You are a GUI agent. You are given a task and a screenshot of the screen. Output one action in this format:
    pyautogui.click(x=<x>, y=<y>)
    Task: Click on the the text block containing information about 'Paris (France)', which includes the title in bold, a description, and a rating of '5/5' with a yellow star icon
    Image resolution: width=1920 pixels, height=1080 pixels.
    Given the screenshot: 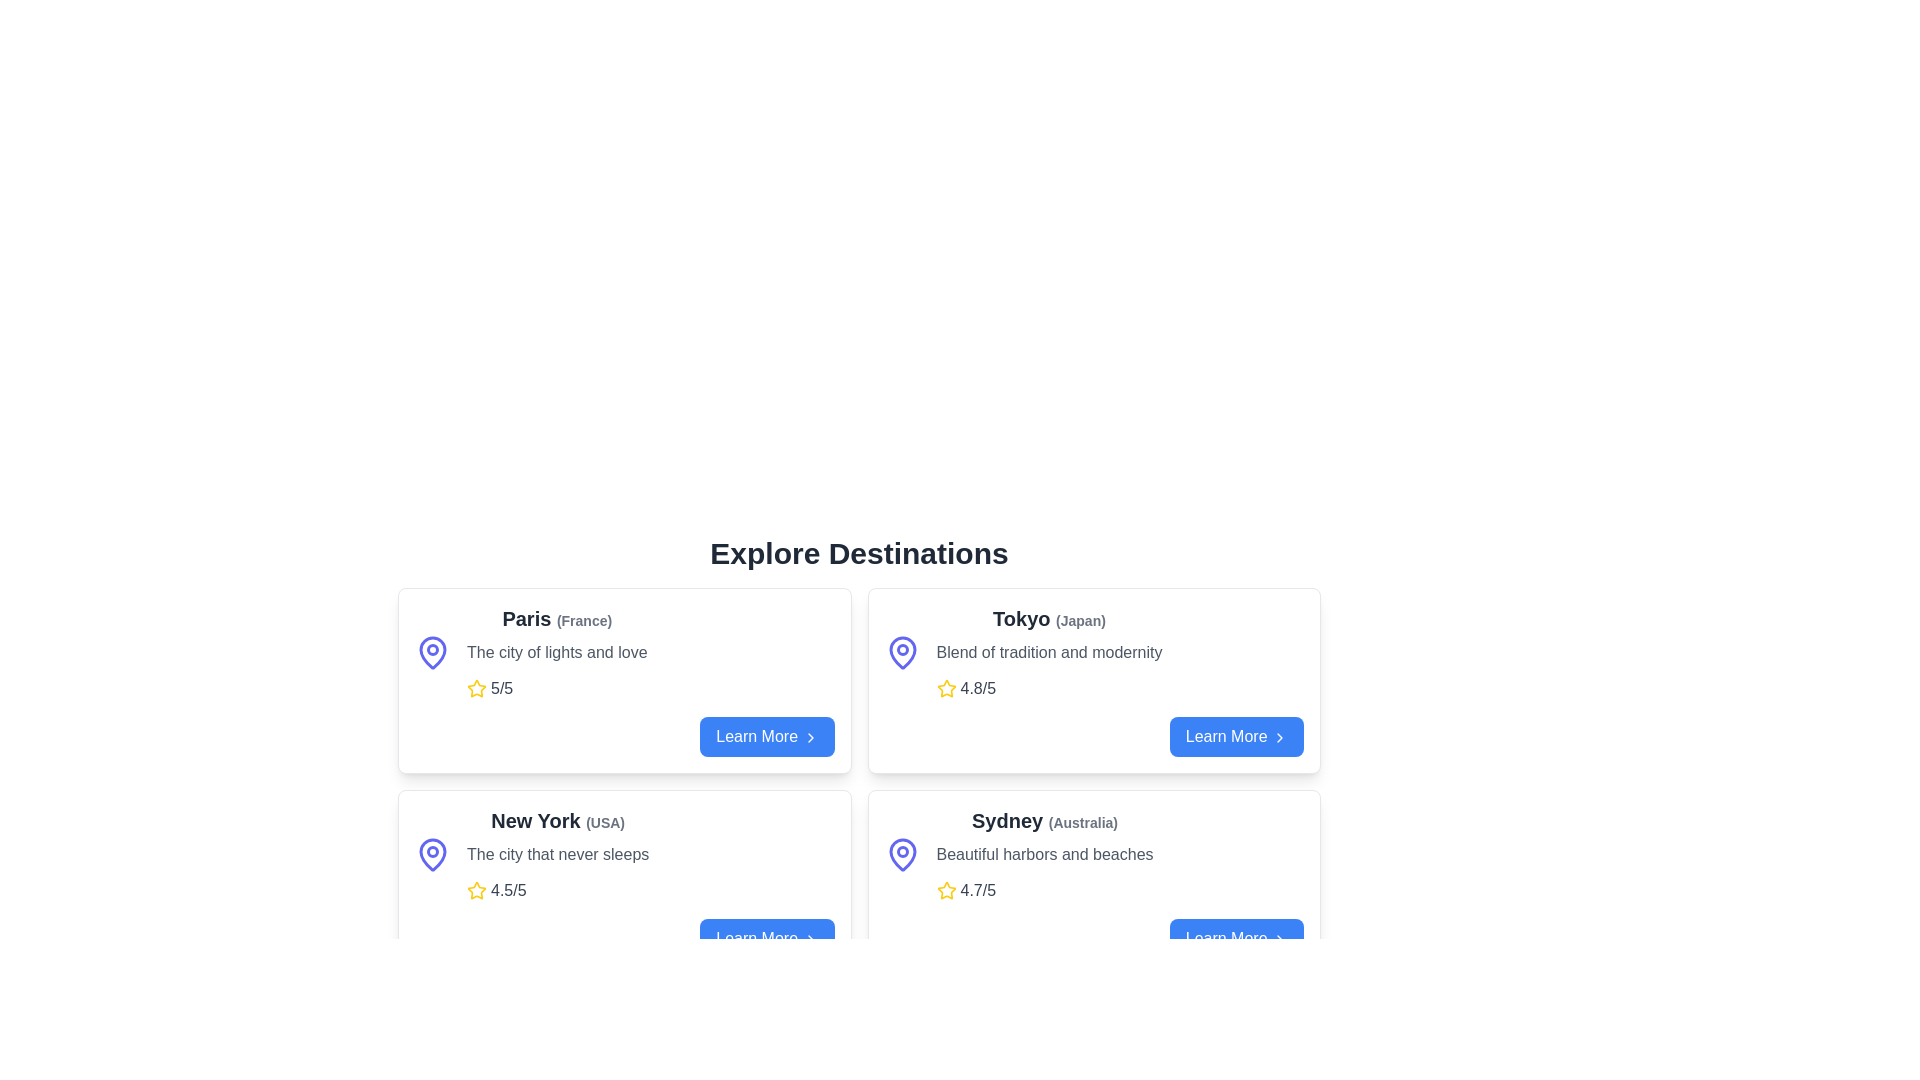 What is the action you would take?
    pyautogui.click(x=557, y=652)
    